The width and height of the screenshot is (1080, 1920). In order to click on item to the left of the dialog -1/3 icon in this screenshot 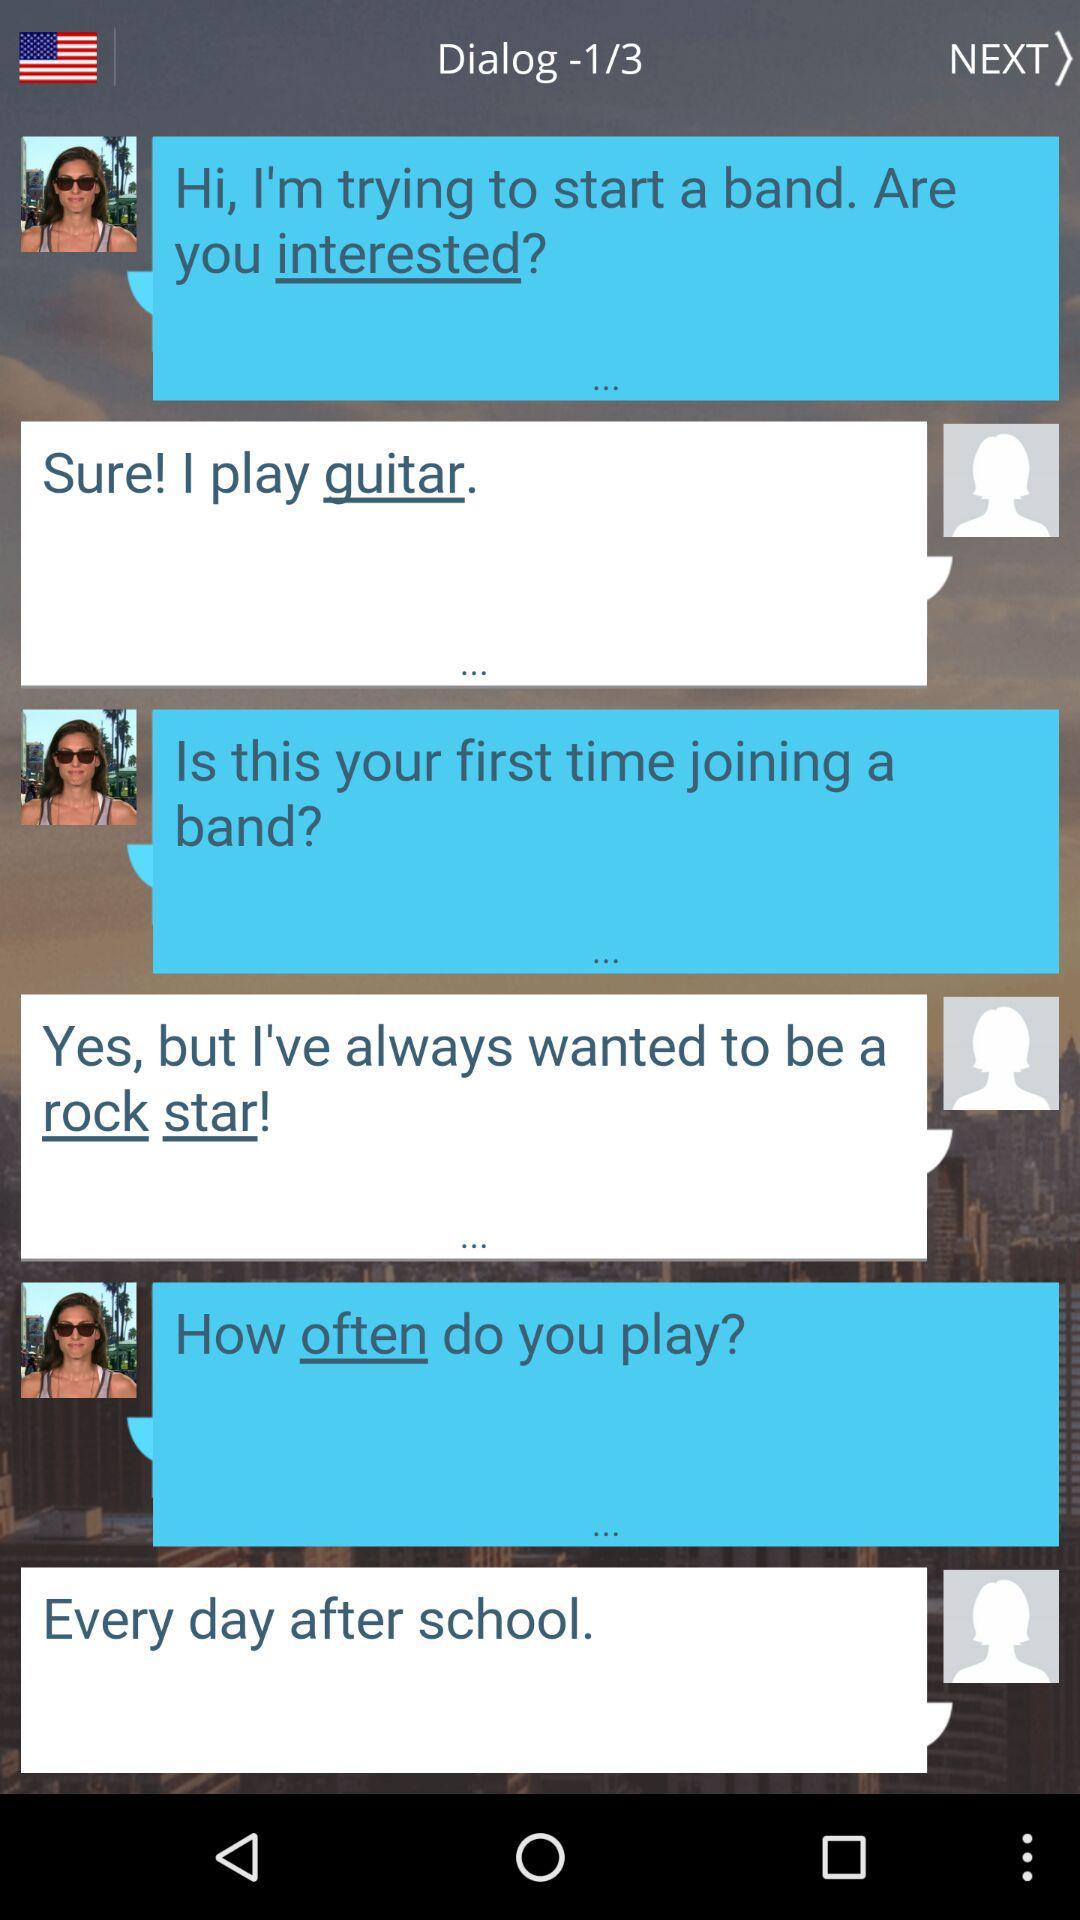, I will do `click(56, 57)`.